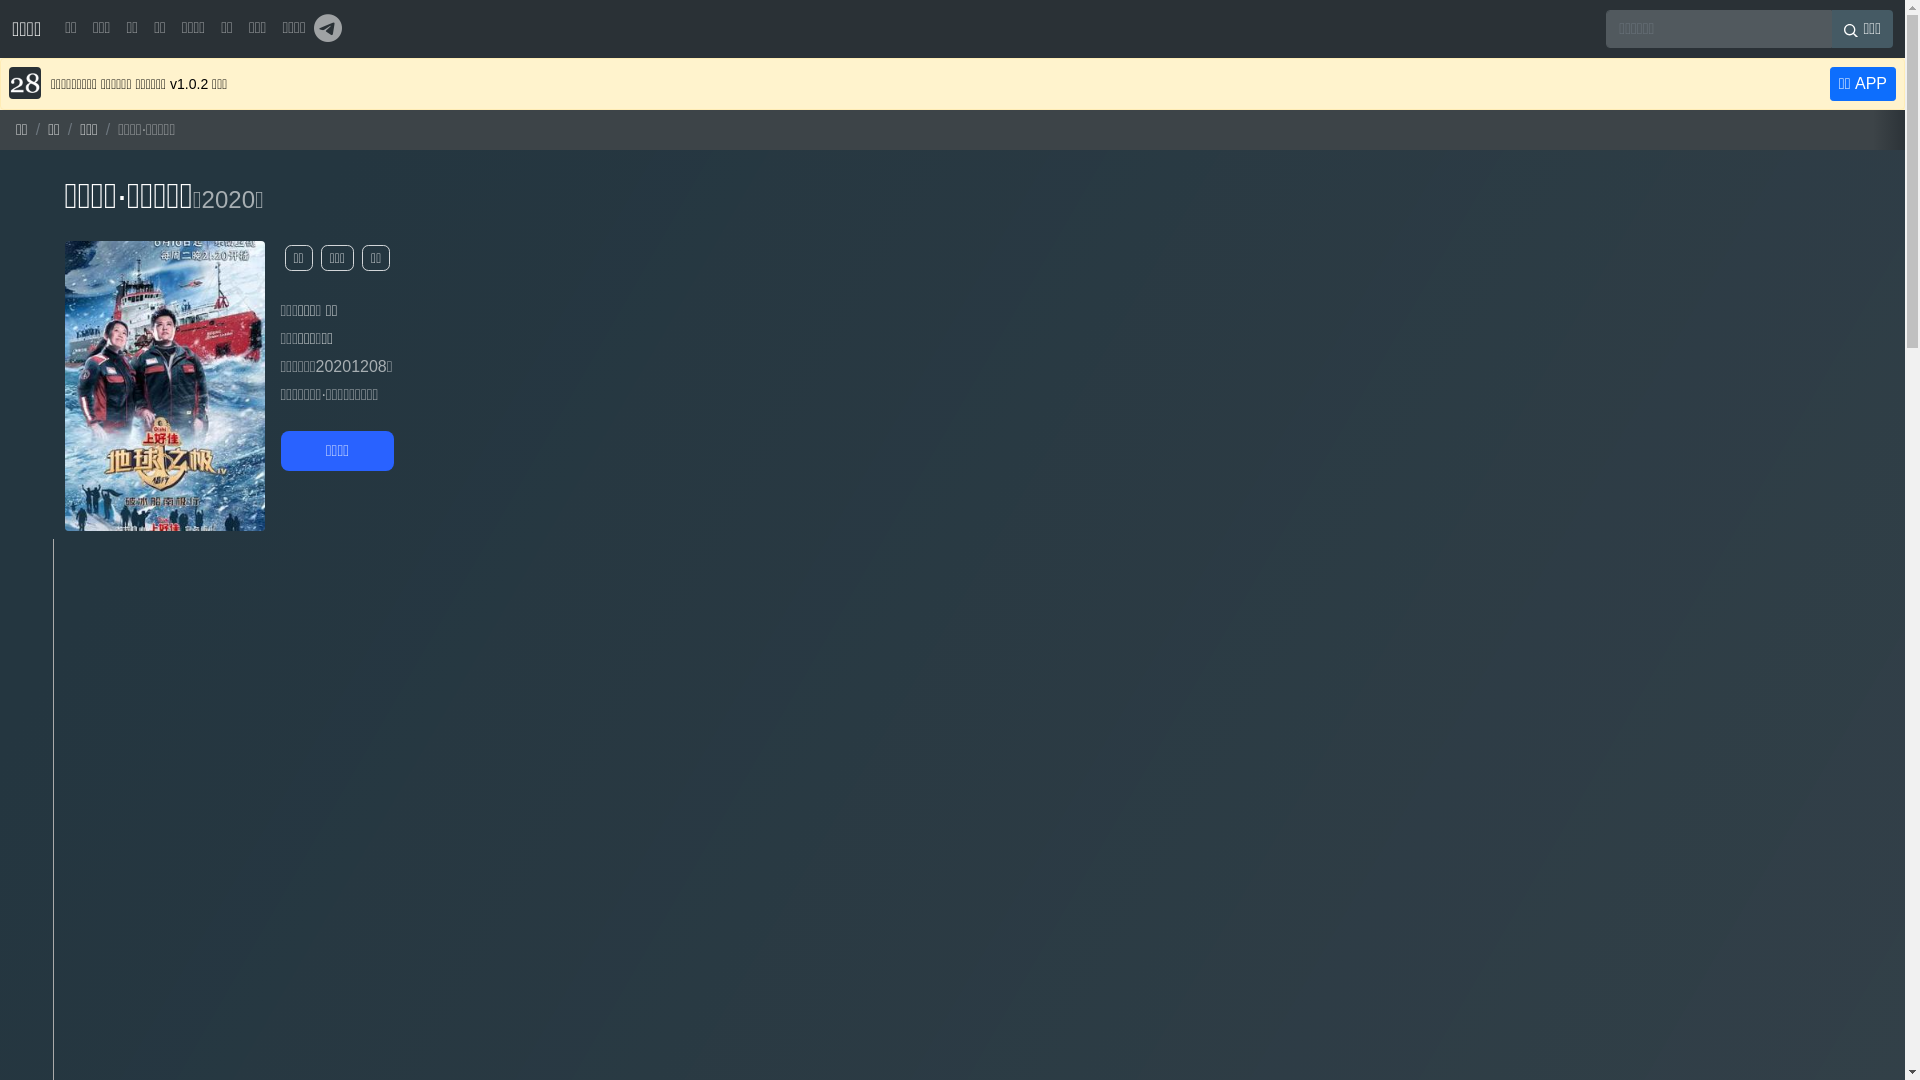 Image resolution: width=1920 pixels, height=1080 pixels. What do you see at coordinates (201, 199) in the screenshot?
I see `'2020'` at bounding box center [201, 199].